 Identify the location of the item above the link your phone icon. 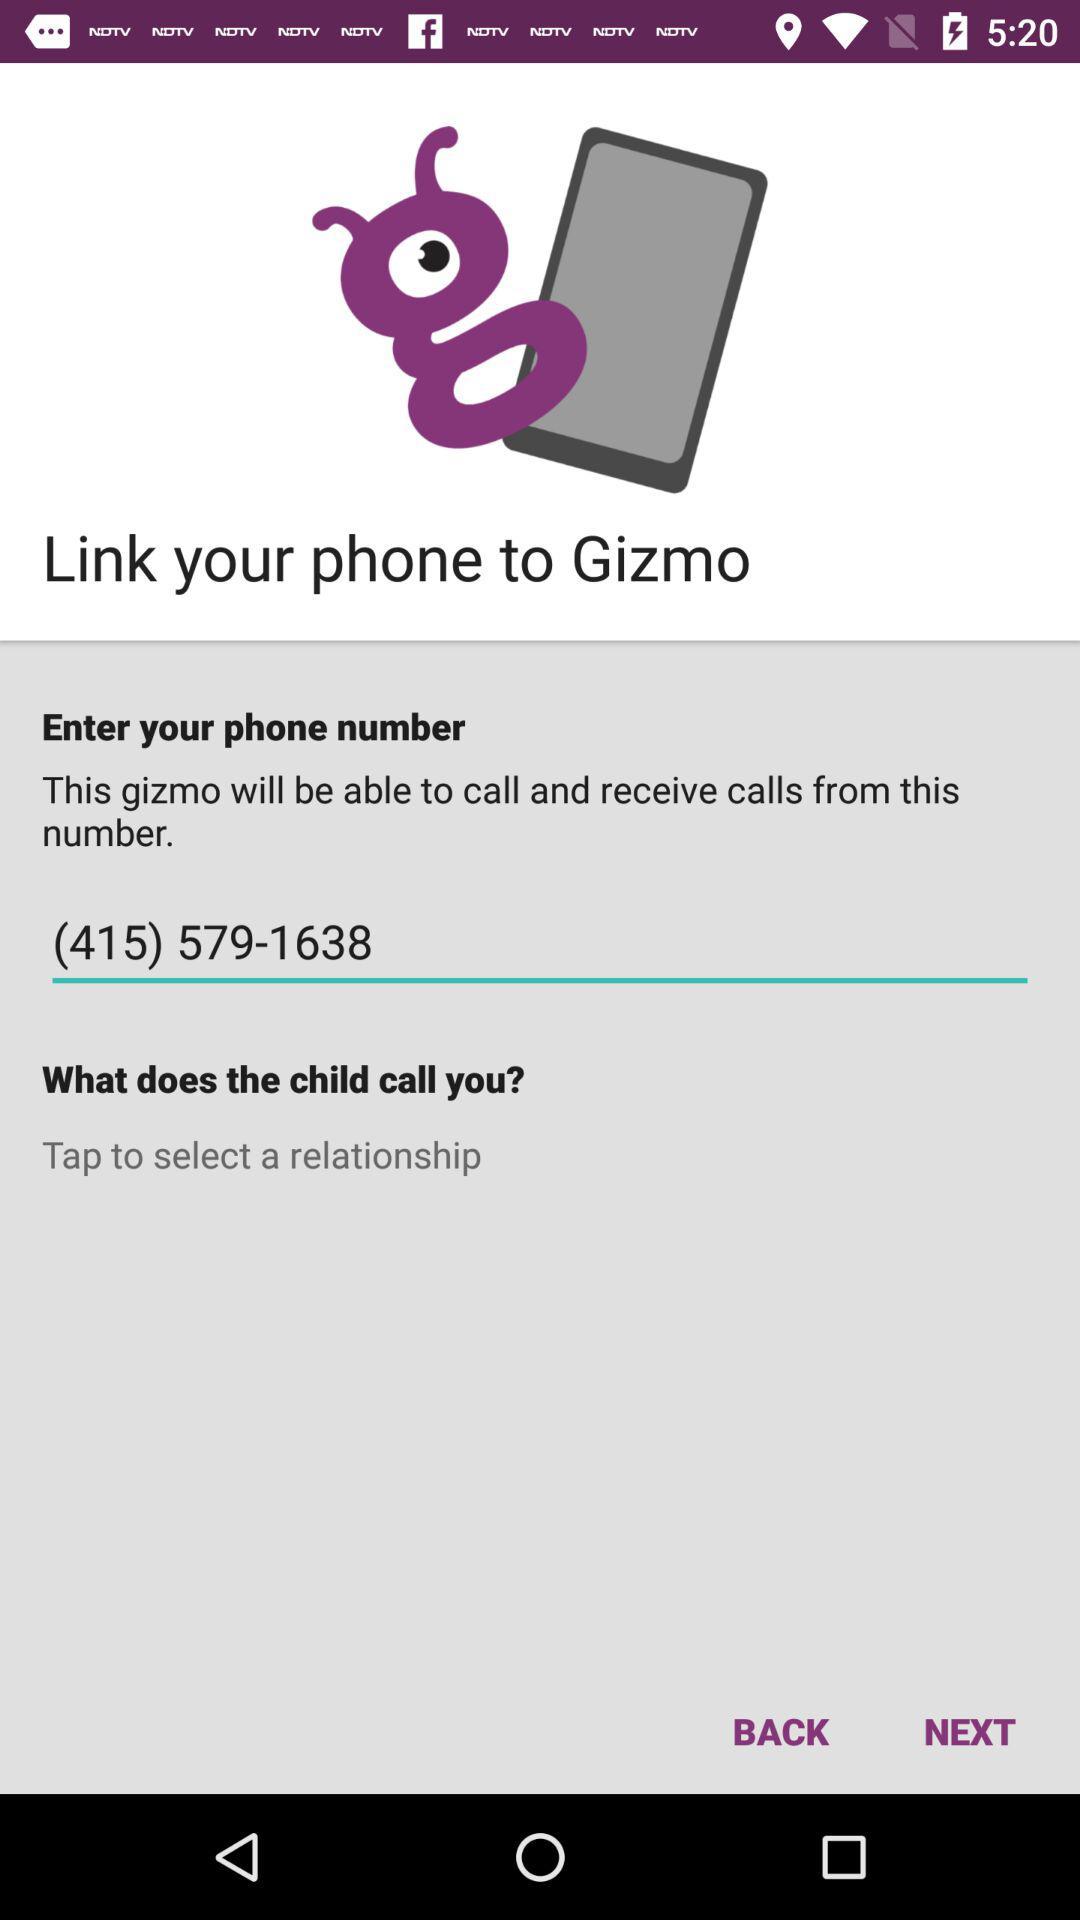
(540, 308).